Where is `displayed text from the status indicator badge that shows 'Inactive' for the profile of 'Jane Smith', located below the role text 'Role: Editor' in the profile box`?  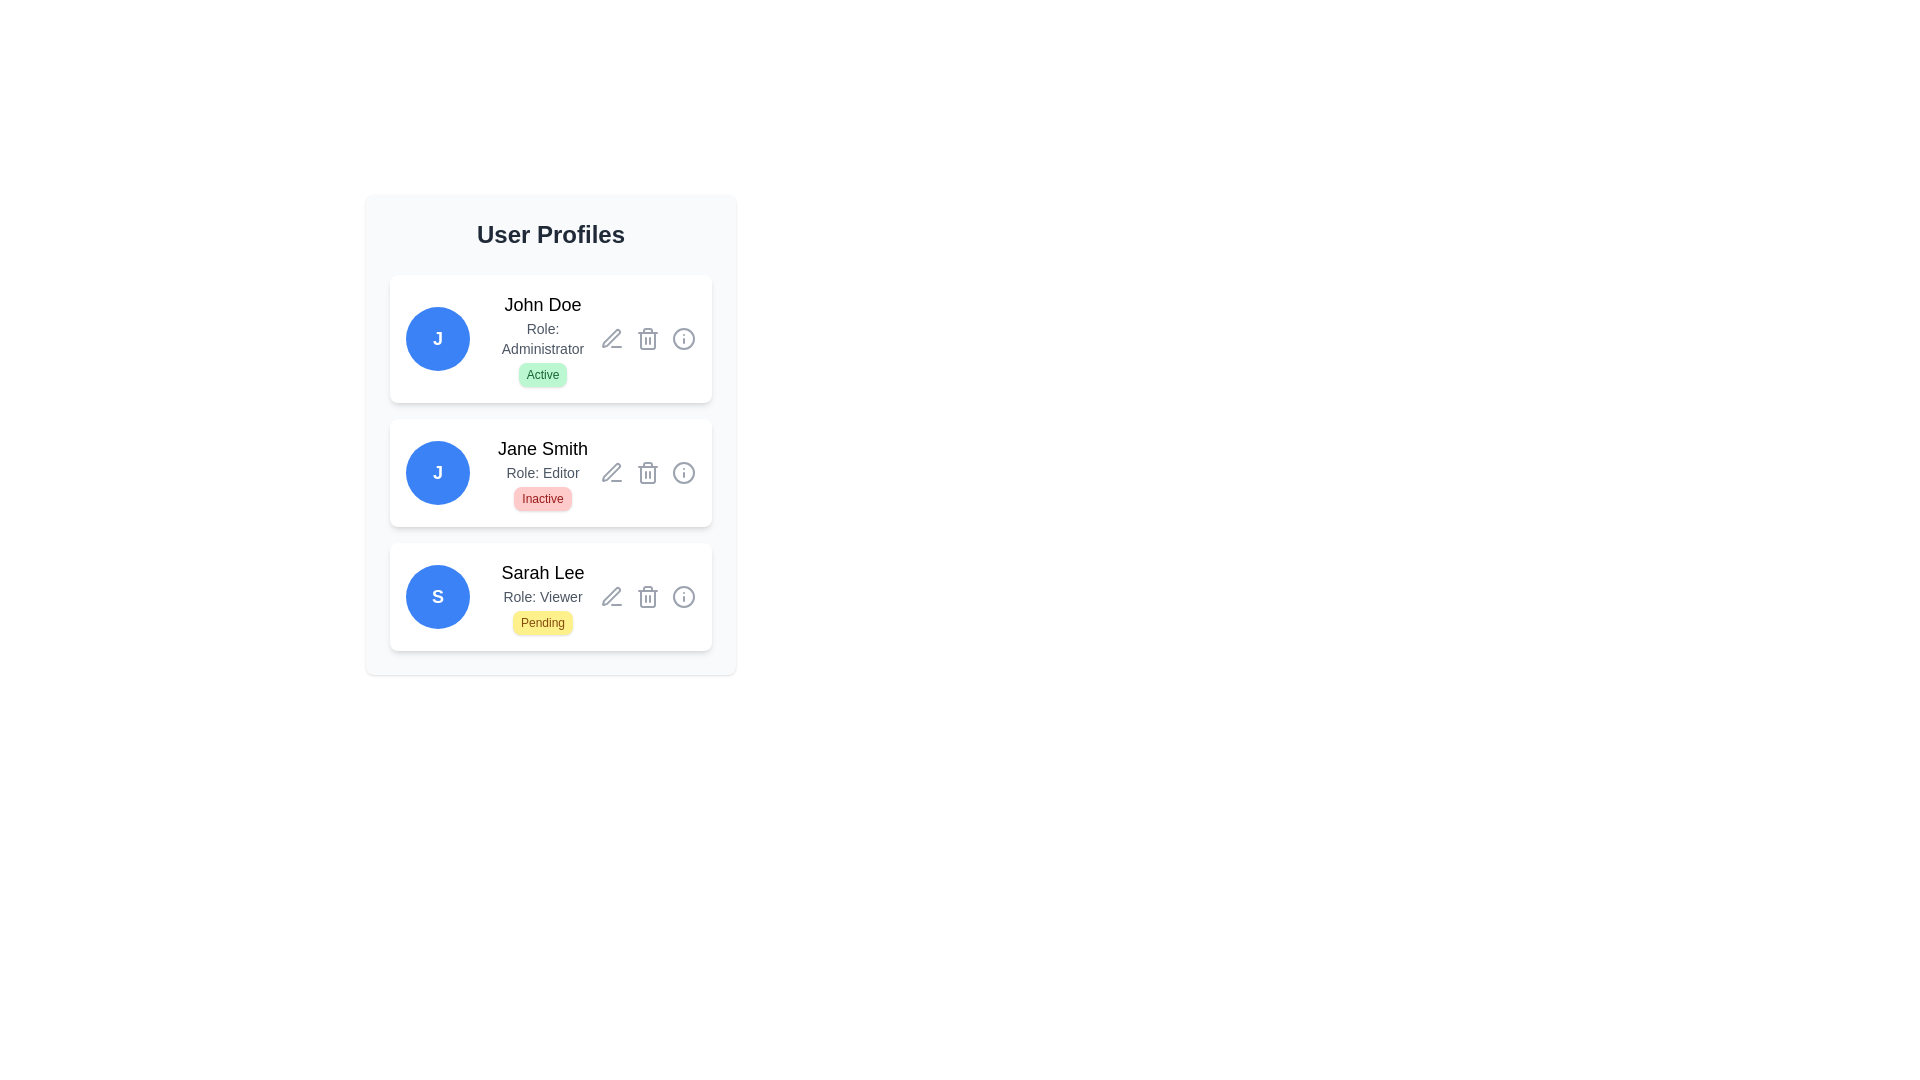
displayed text from the status indicator badge that shows 'Inactive' for the profile of 'Jane Smith', located below the role text 'Role: Editor' in the profile box is located at coordinates (542, 497).